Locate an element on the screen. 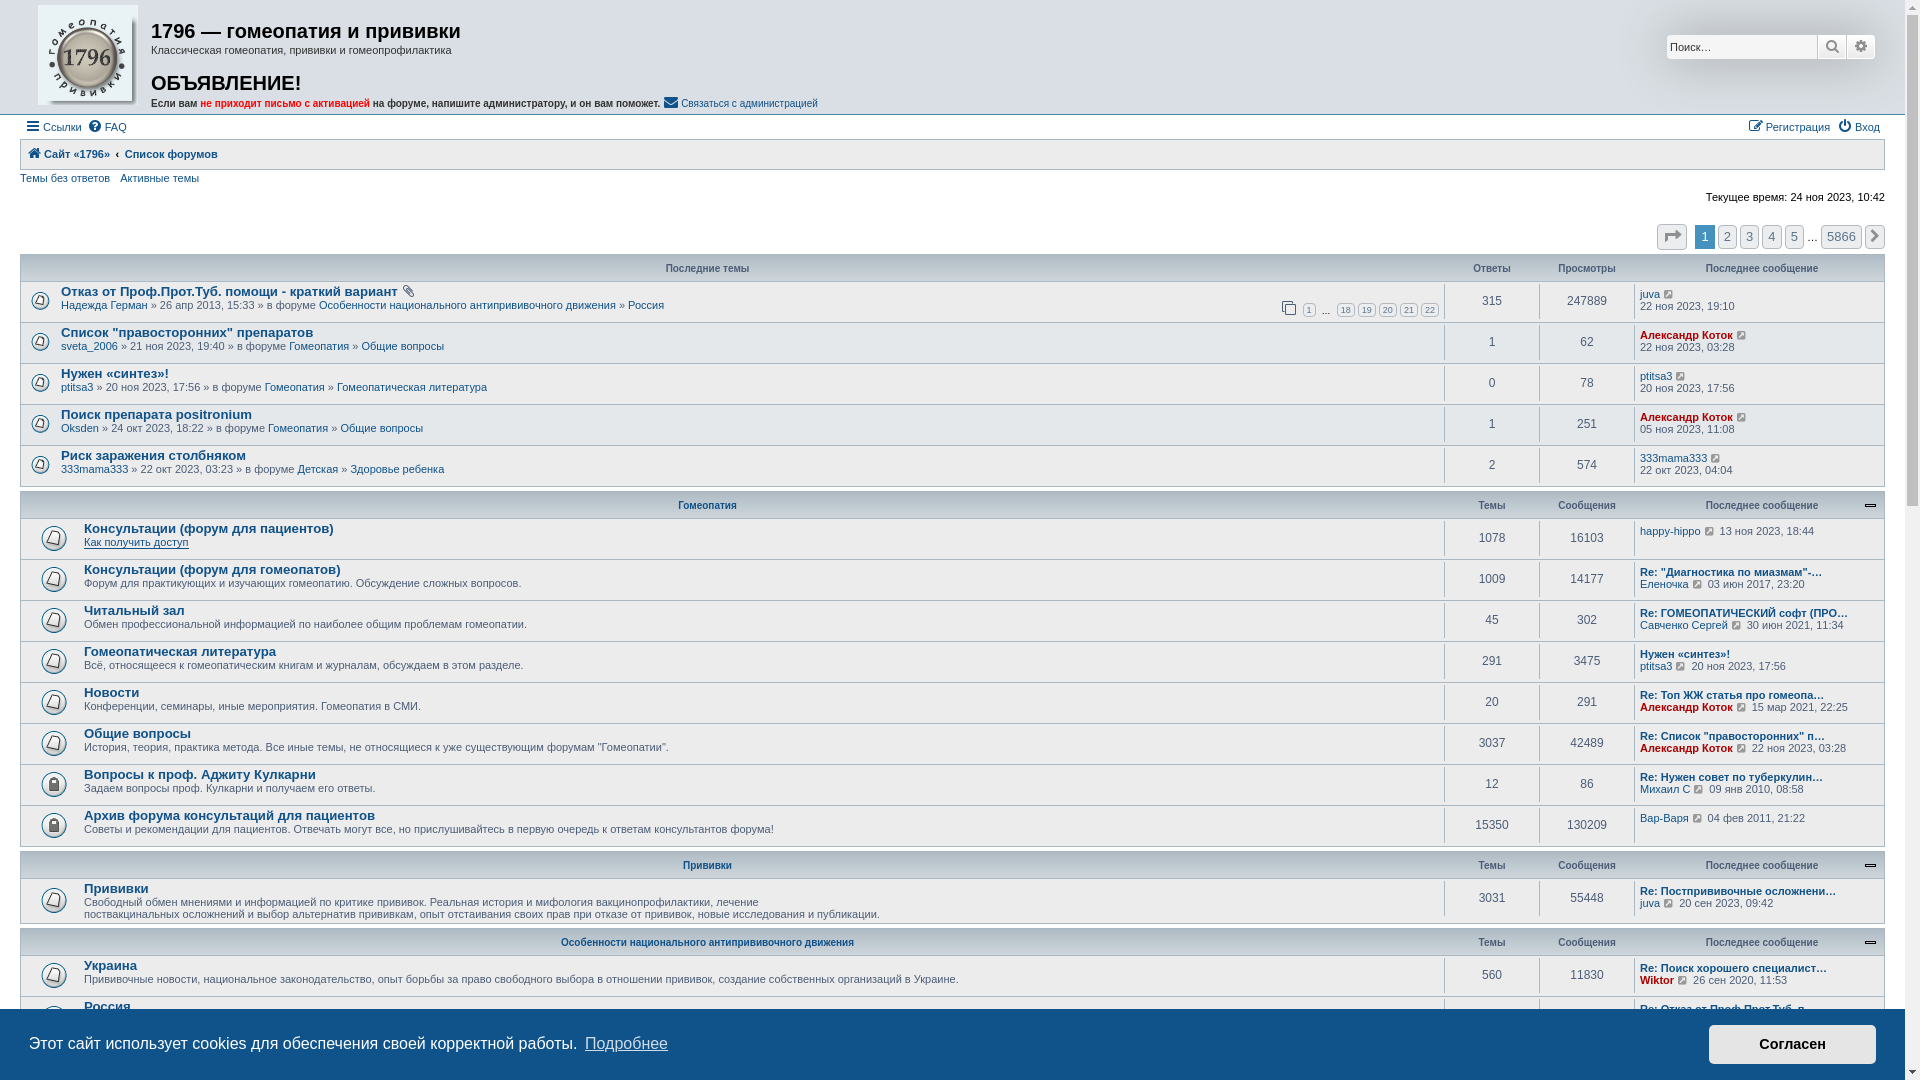 This screenshot has height=1080, width=1920. 'Oksden' is located at coordinates (61, 427).